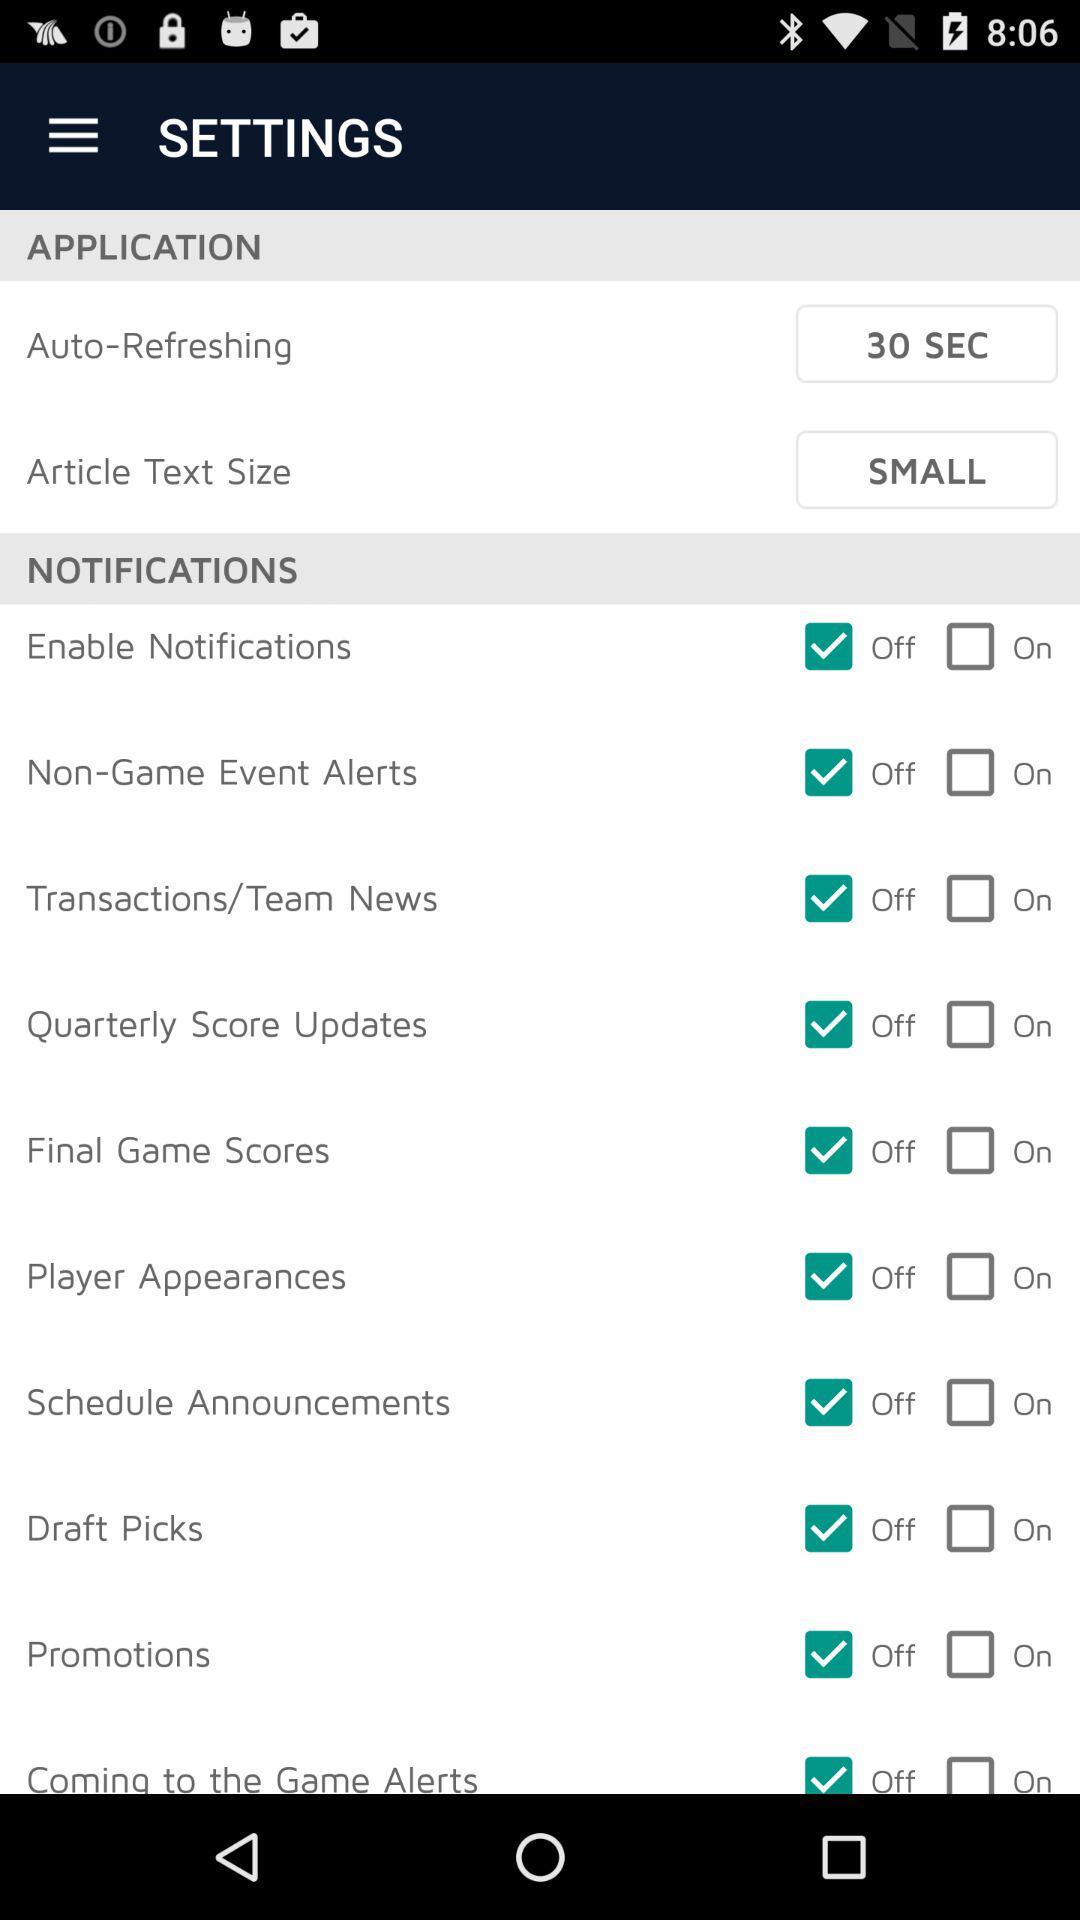 The width and height of the screenshot is (1080, 1920). What do you see at coordinates (72, 135) in the screenshot?
I see `icon to the left of the settings` at bounding box center [72, 135].